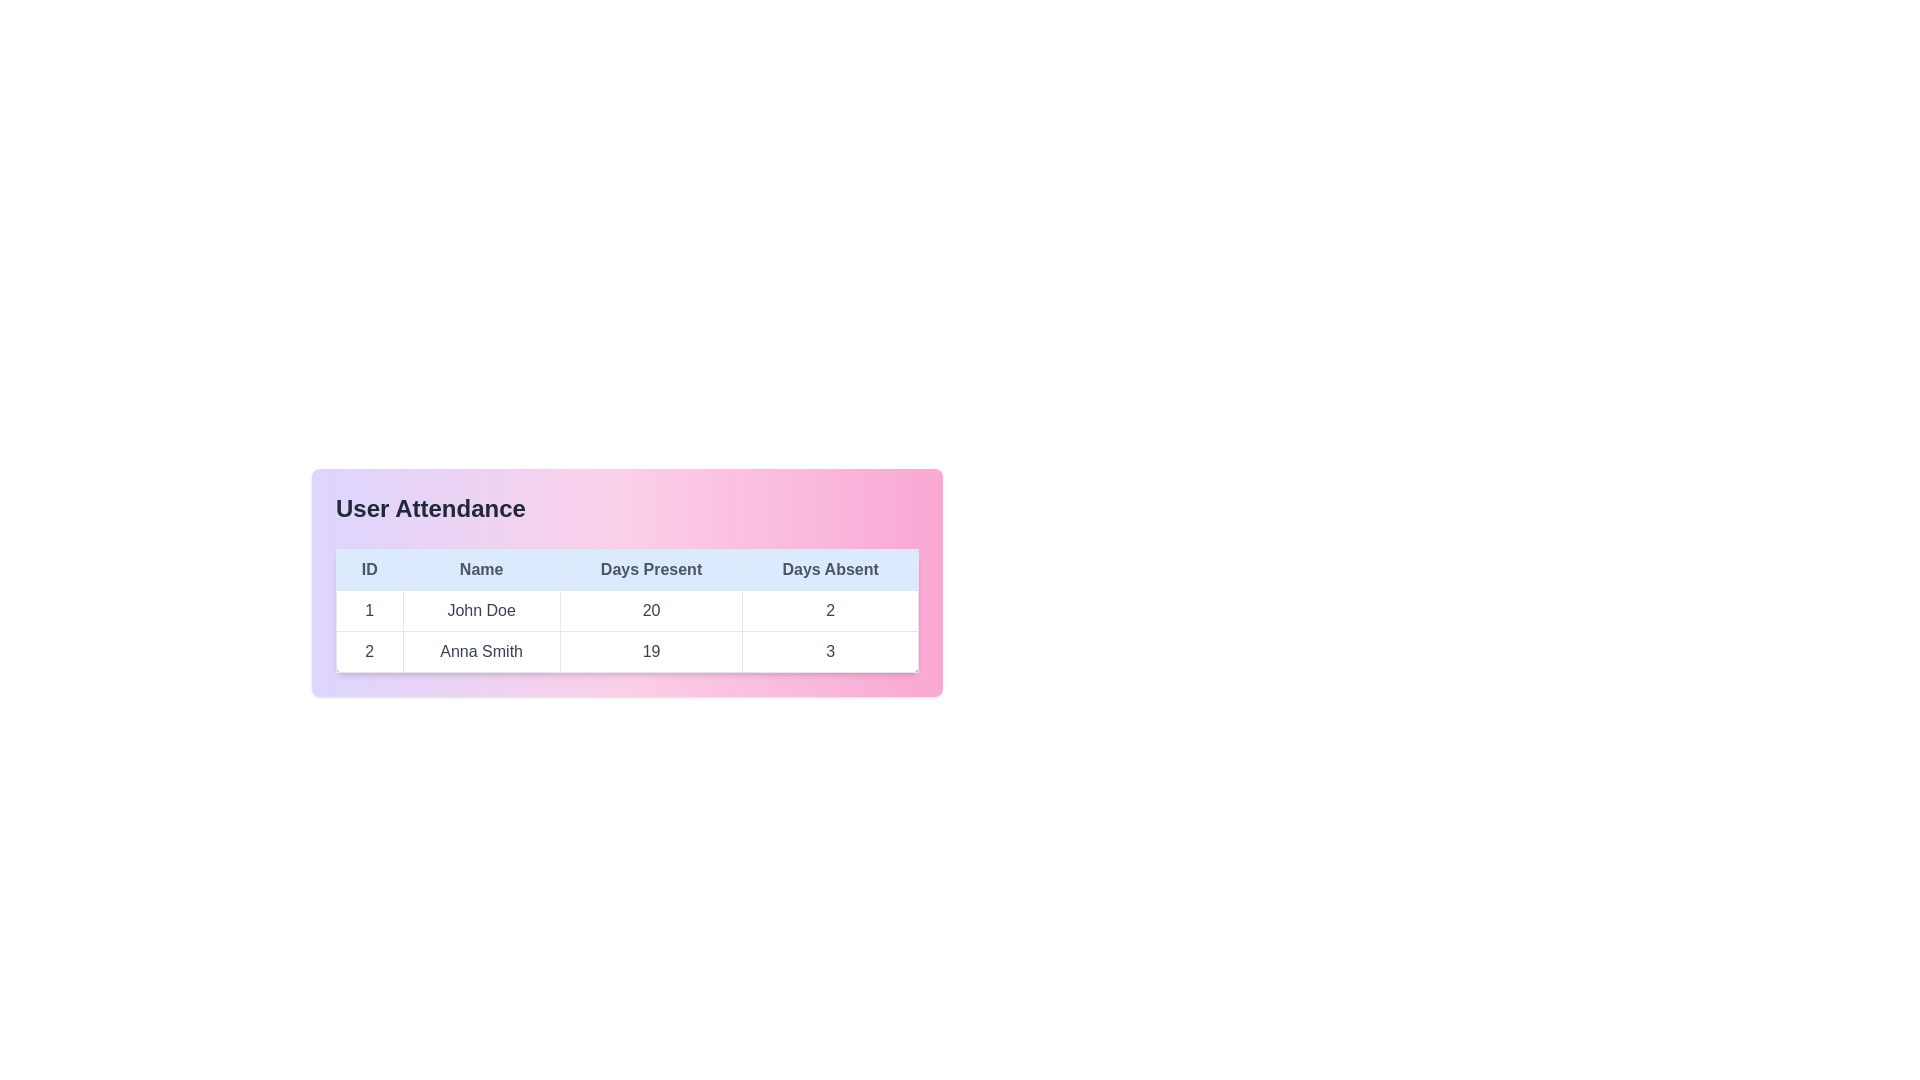 The height and width of the screenshot is (1080, 1920). I want to click on the Text display cell in the table that shows the numeric value '20' under the 'Days Present' heading, located in the first row between the 'Name' cell with 'John Doe' and the 'Days Absent' cell, so click(651, 609).